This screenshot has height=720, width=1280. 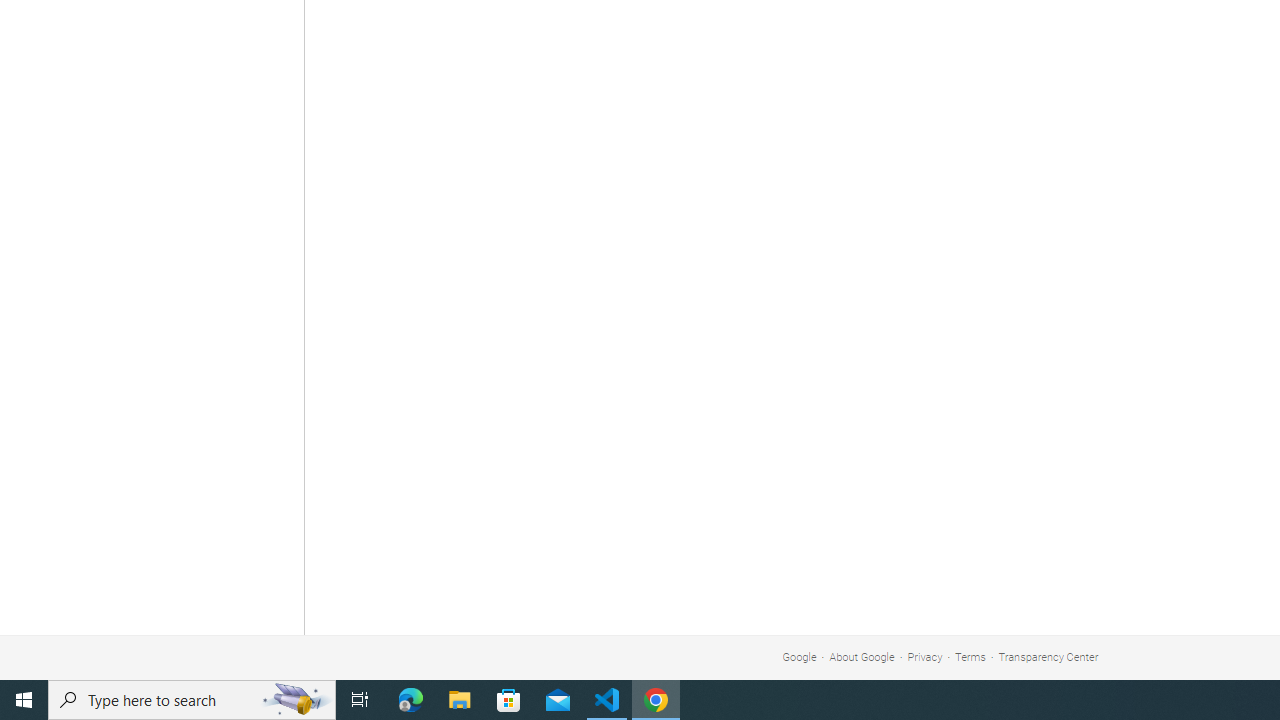 I want to click on 'Transparency Center', so click(x=1047, y=657).